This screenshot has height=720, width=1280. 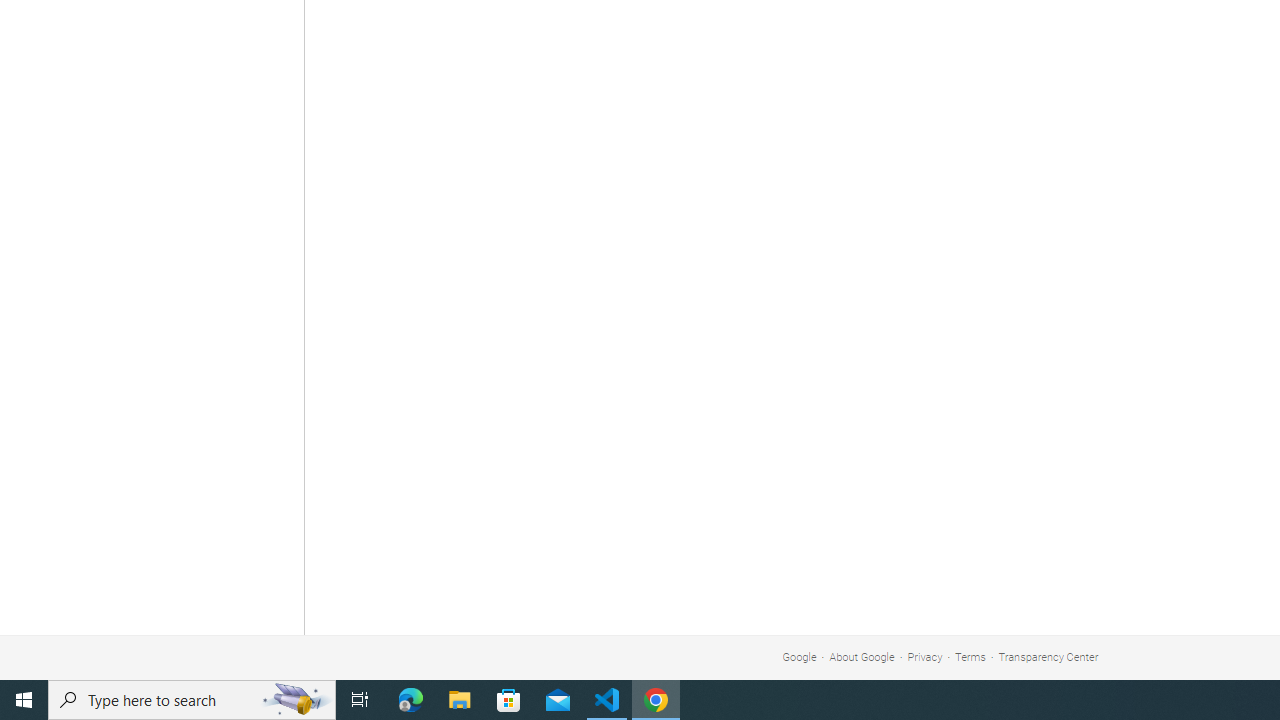 I want to click on 'Transparency Center', so click(x=1047, y=657).